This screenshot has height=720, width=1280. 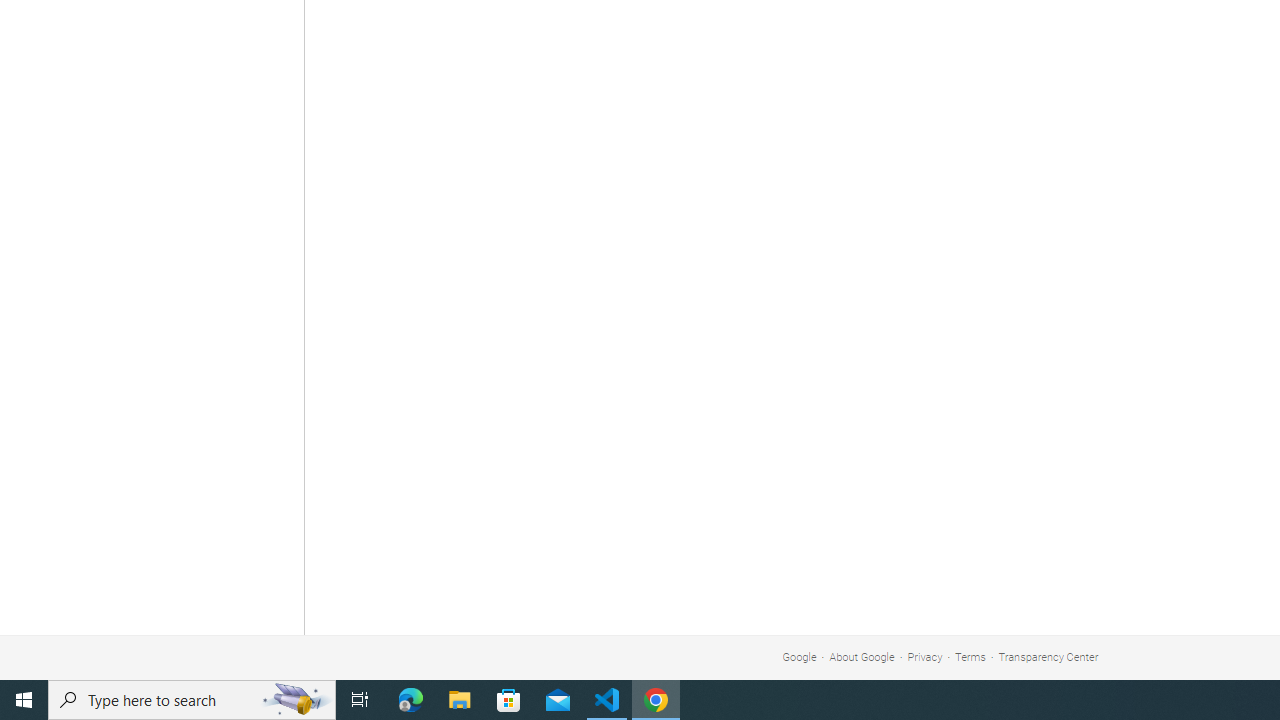 I want to click on 'Transparency Center', so click(x=1047, y=657).